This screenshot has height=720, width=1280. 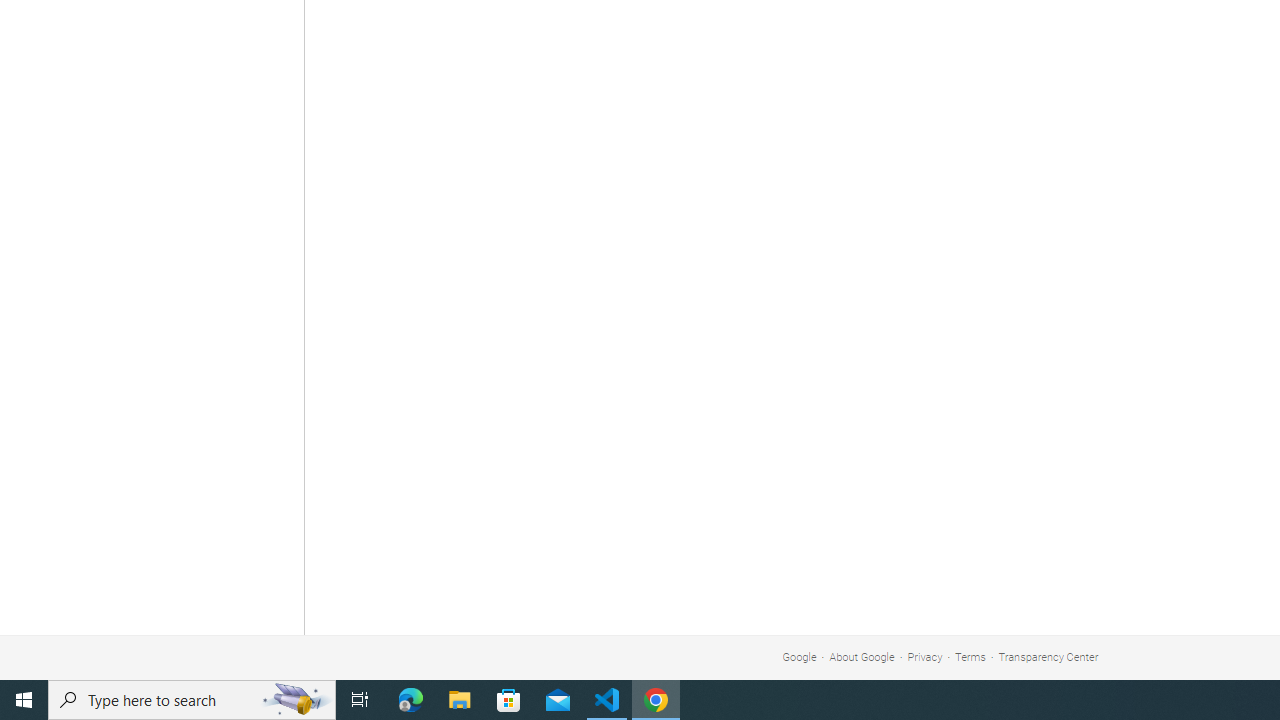 I want to click on 'Transparency Center', so click(x=1047, y=657).